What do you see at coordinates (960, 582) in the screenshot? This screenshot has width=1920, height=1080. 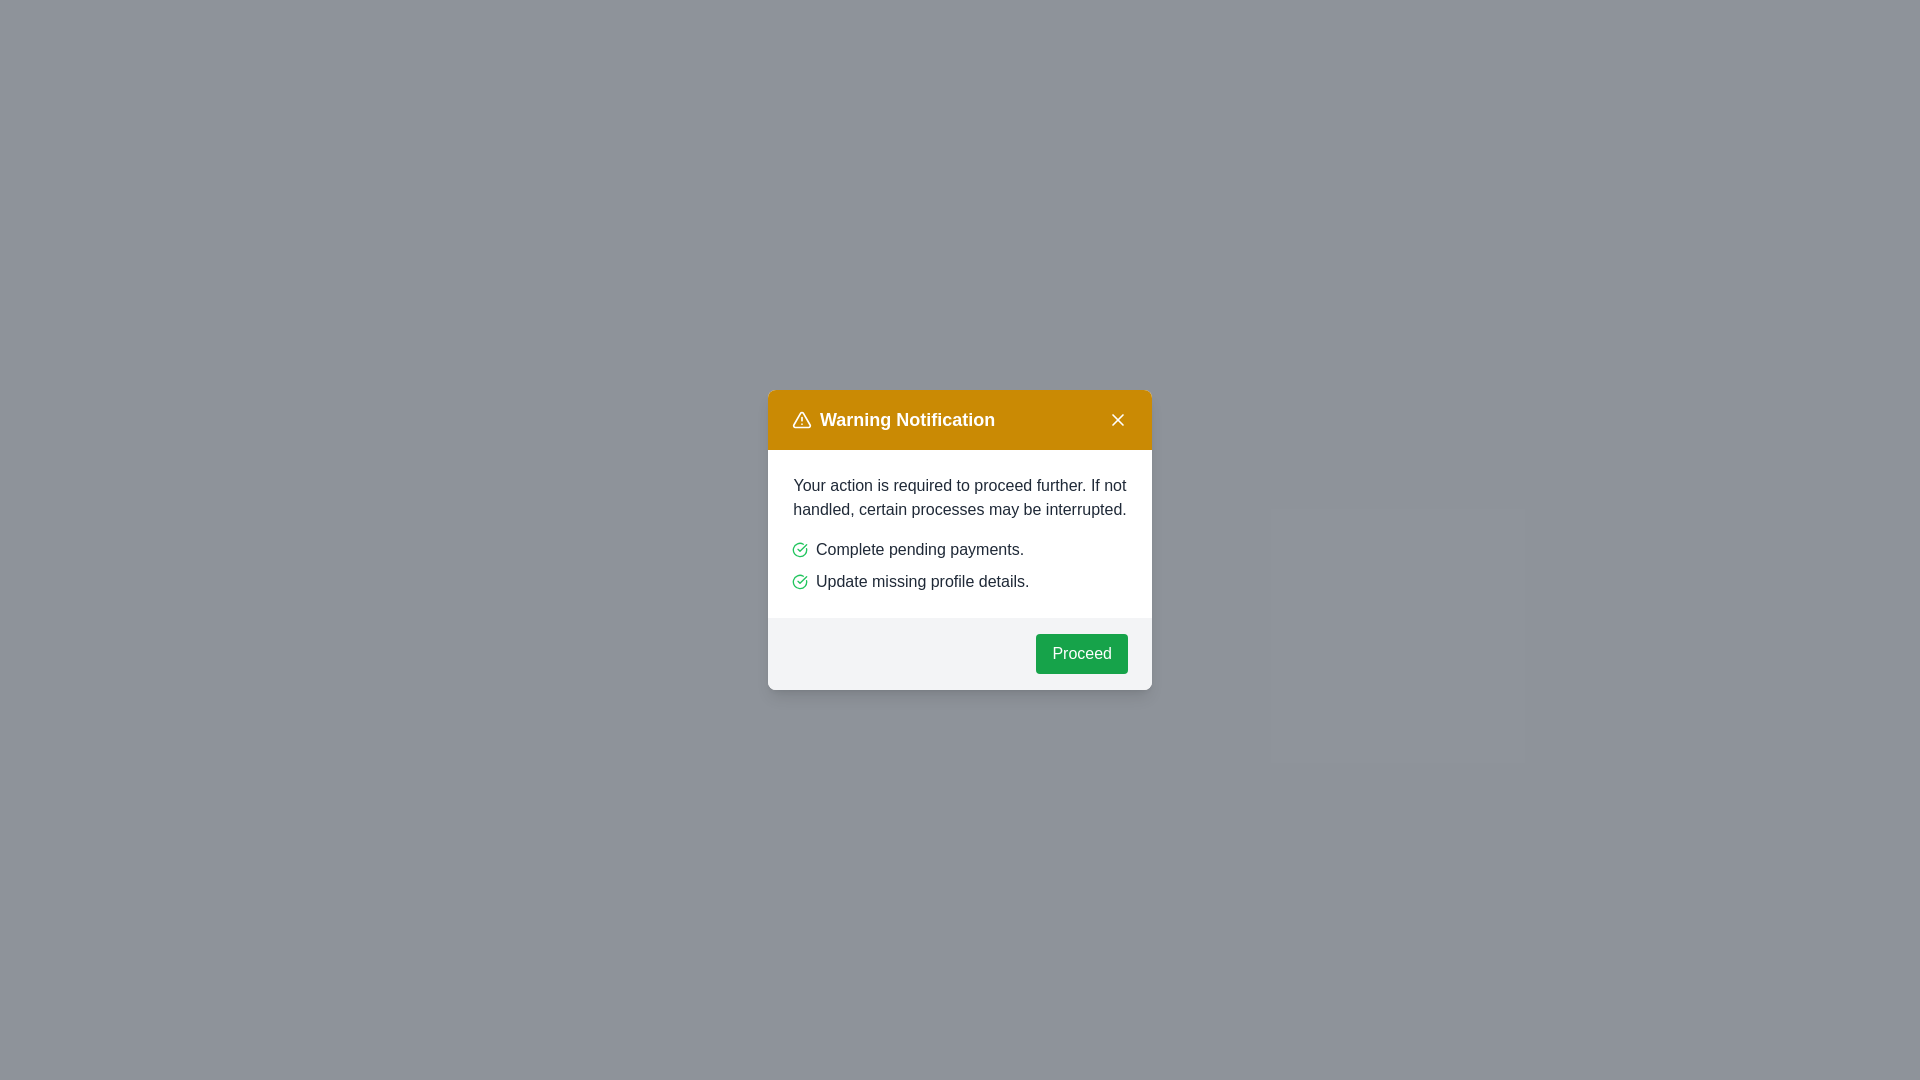 I see `the text 'Update missing profile details.' with the green checkmark icon, which is the second item in the Warning Notification dialog` at bounding box center [960, 582].